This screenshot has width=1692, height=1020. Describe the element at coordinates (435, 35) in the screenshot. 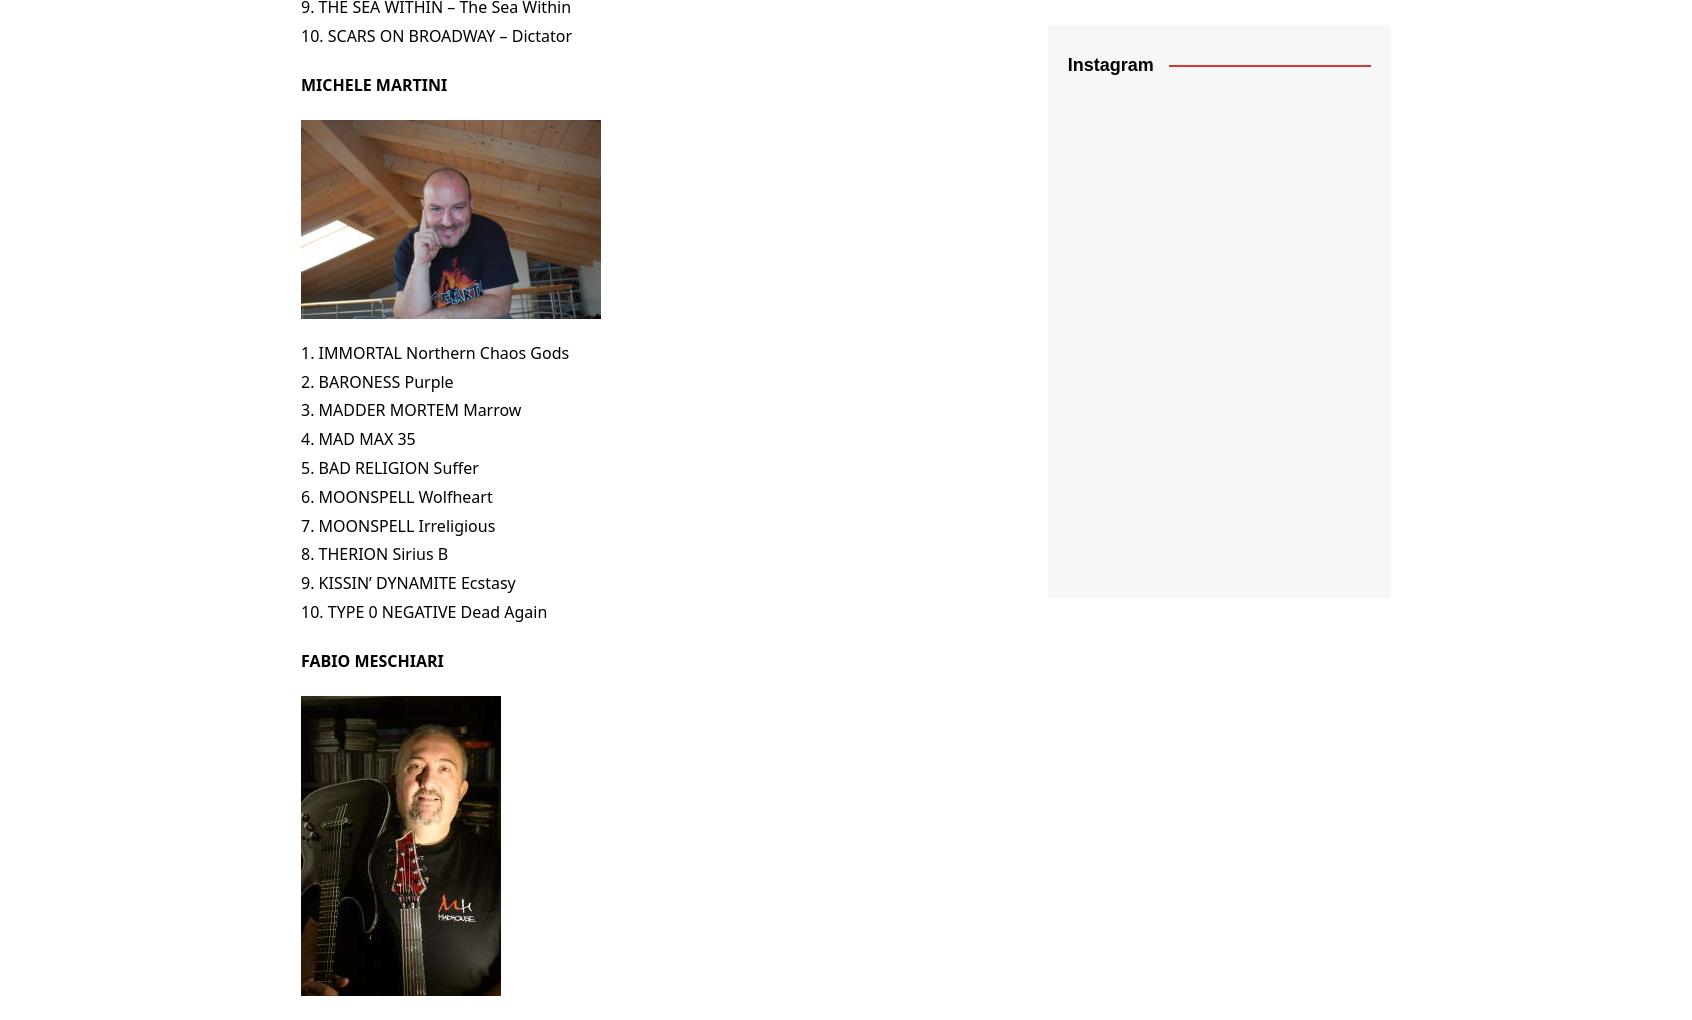

I see `'10. SCARS ON BROADWAY – Dictator'` at that location.